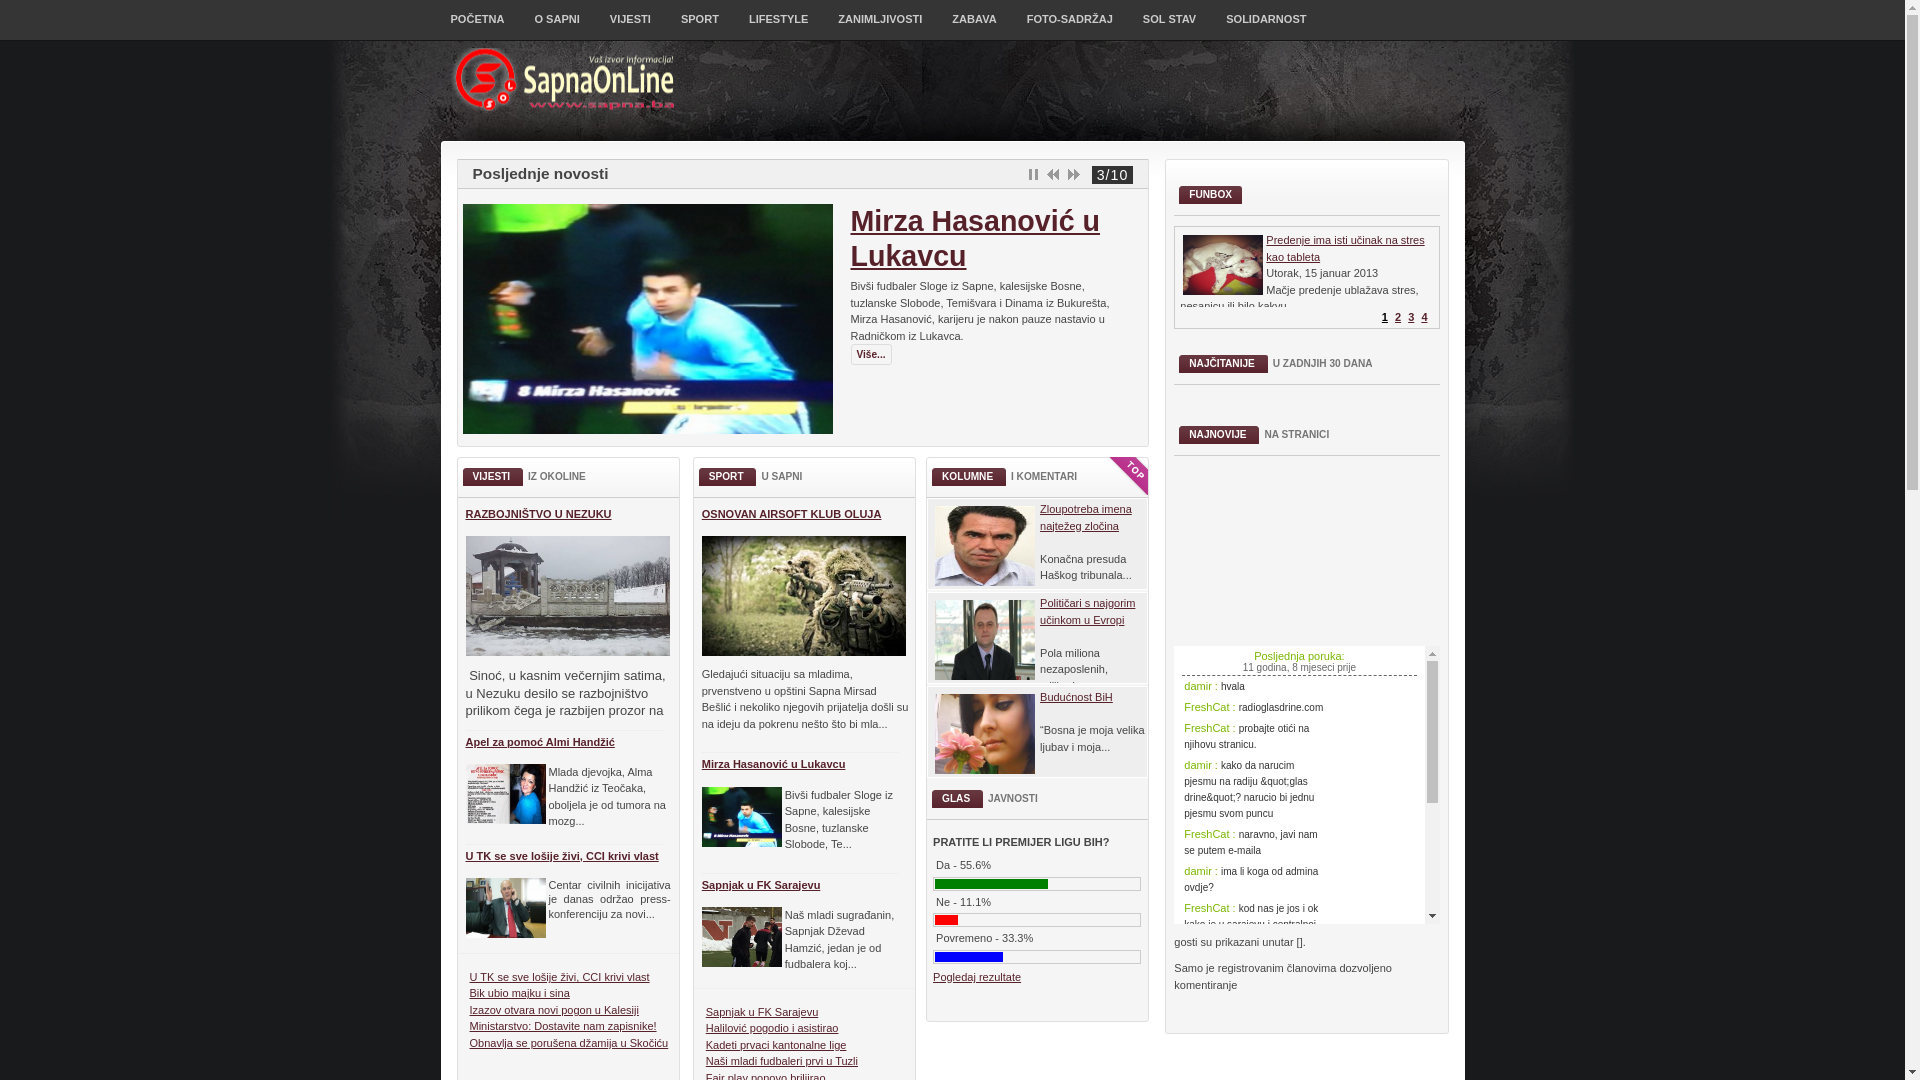 The width and height of the screenshot is (1920, 1080). What do you see at coordinates (974, 27) in the screenshot?
I see `'ZABAVA'` at bounding box center [974, 27].